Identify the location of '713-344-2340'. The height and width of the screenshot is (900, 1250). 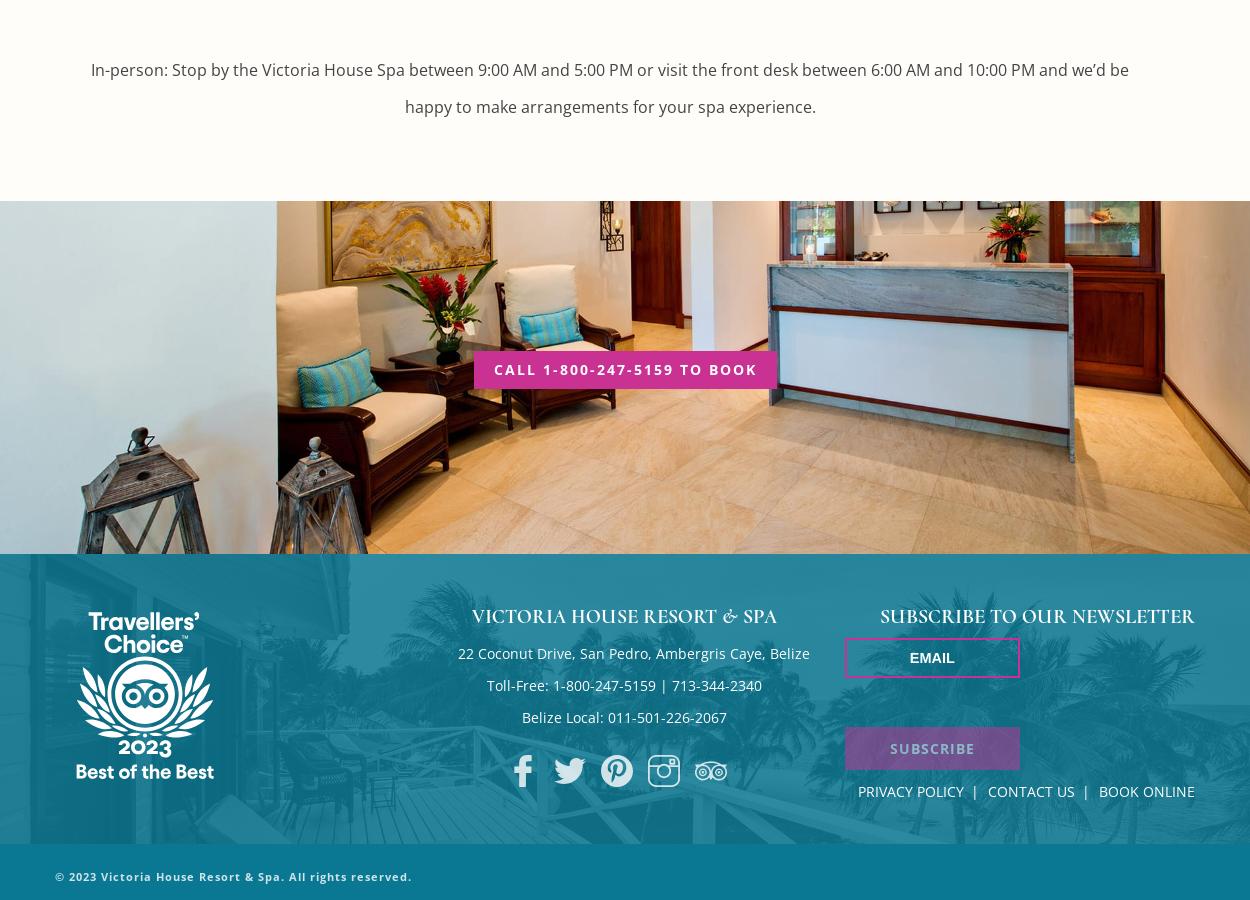
(716, 684).